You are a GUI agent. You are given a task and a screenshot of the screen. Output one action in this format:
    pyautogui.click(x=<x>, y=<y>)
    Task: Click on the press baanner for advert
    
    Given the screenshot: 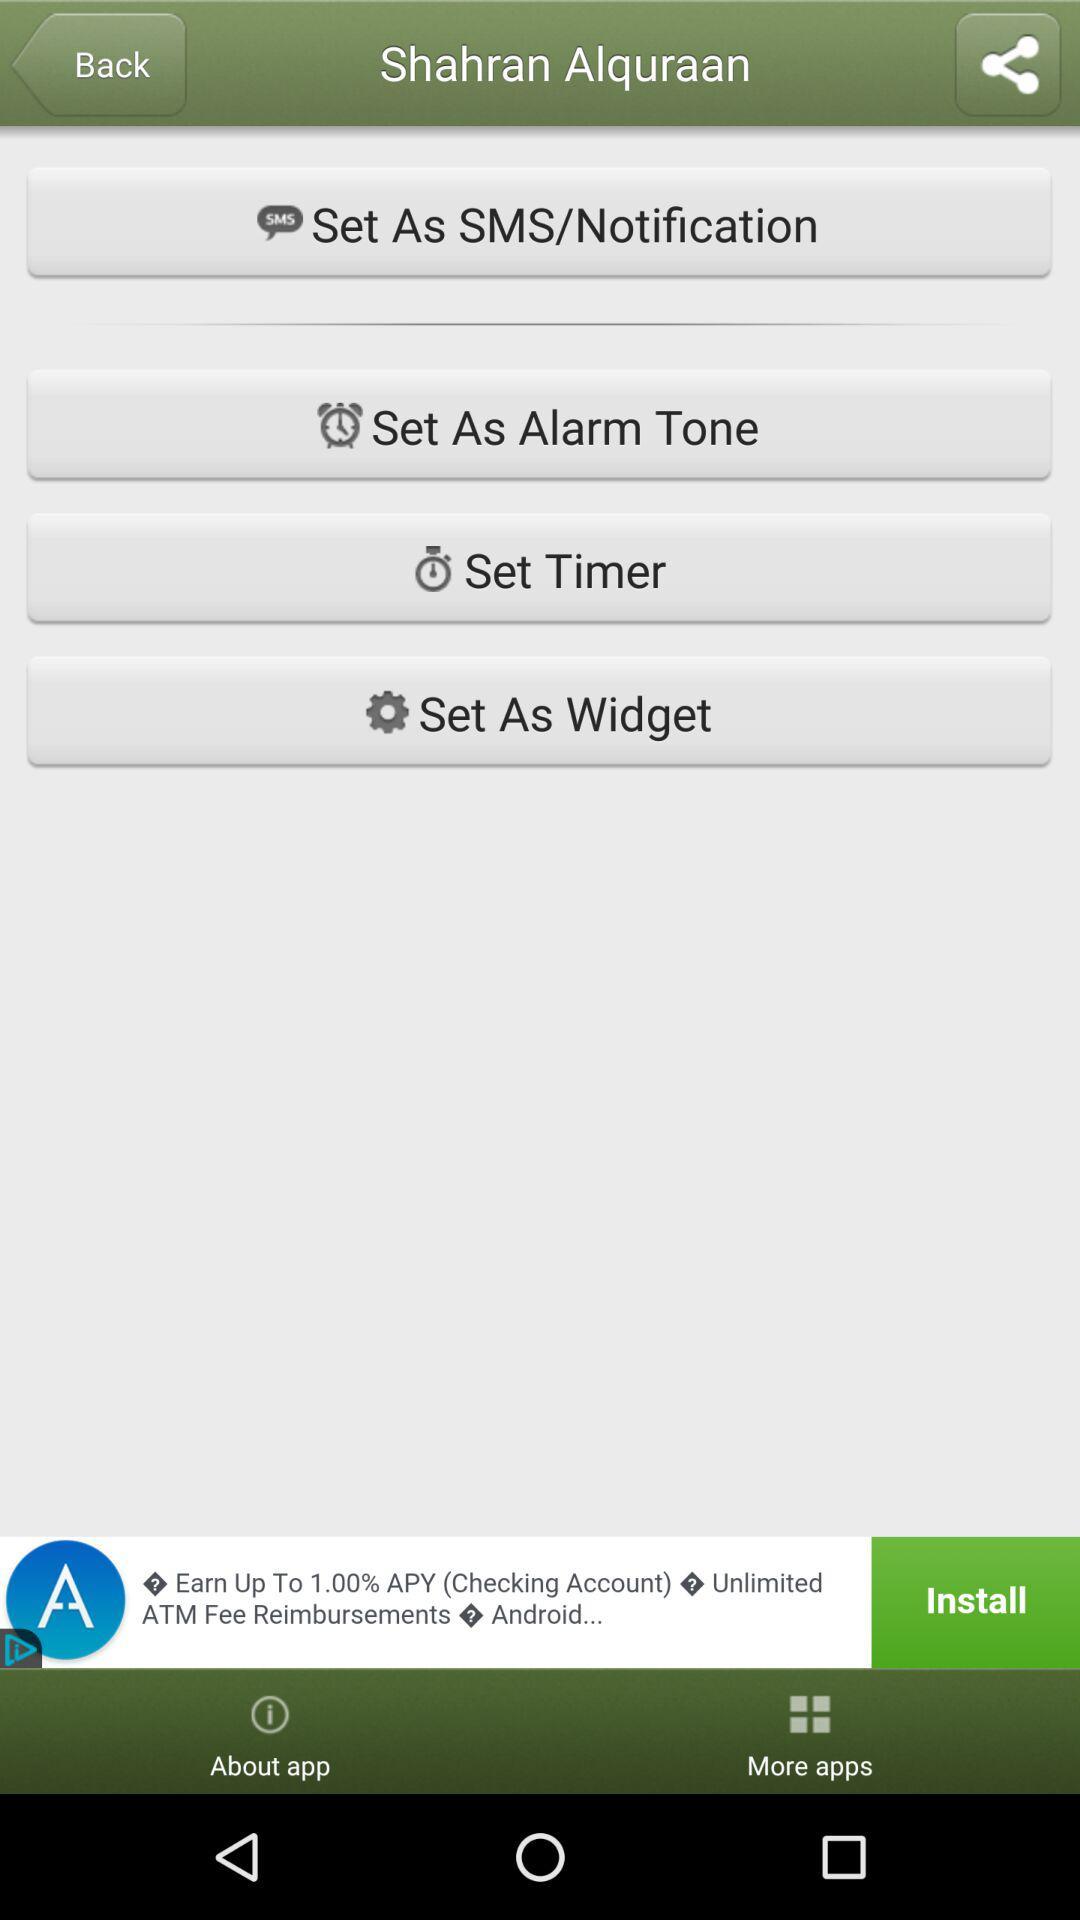 What is the action you would take?
    pyautogui.click(x=540, y=1602)
    